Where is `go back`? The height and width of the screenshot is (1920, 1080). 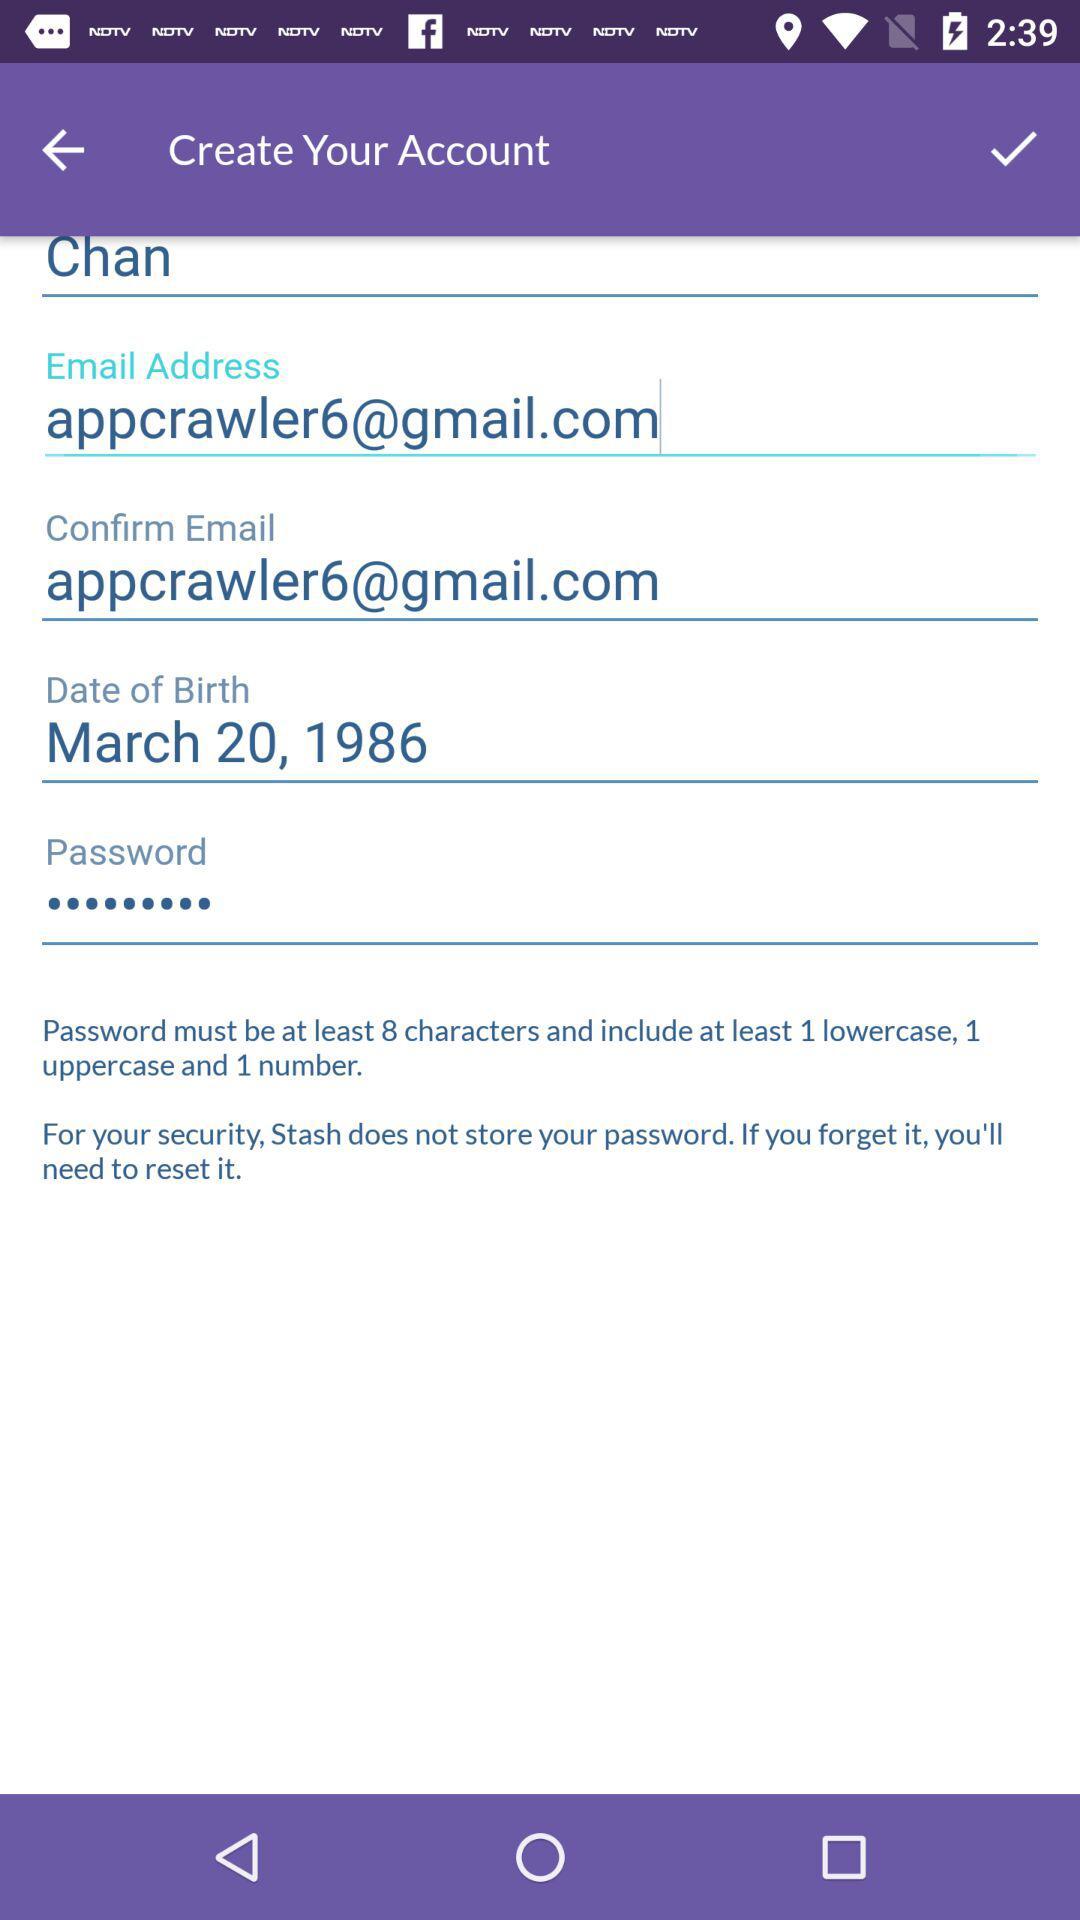 go back is located at coordinates (61, 148).